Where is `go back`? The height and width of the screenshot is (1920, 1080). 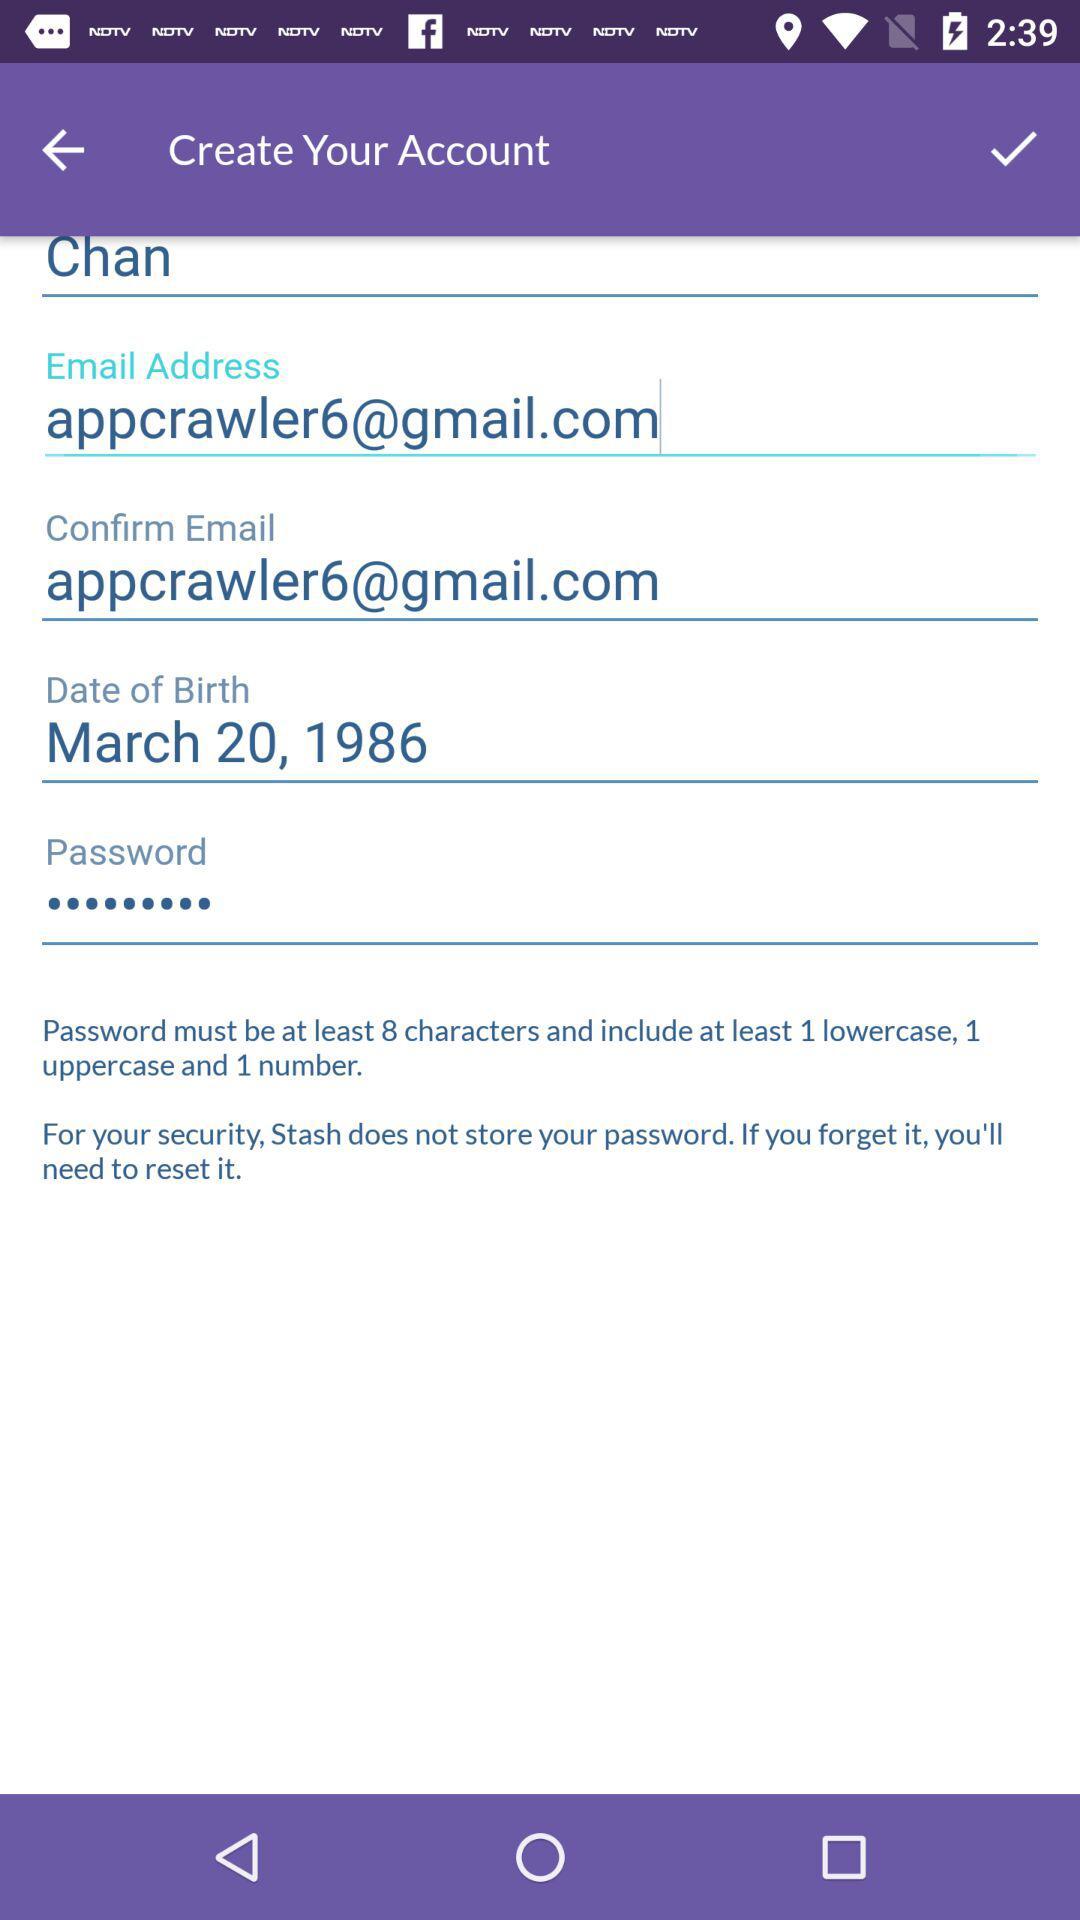 go back is located at coordinates (61, 148).